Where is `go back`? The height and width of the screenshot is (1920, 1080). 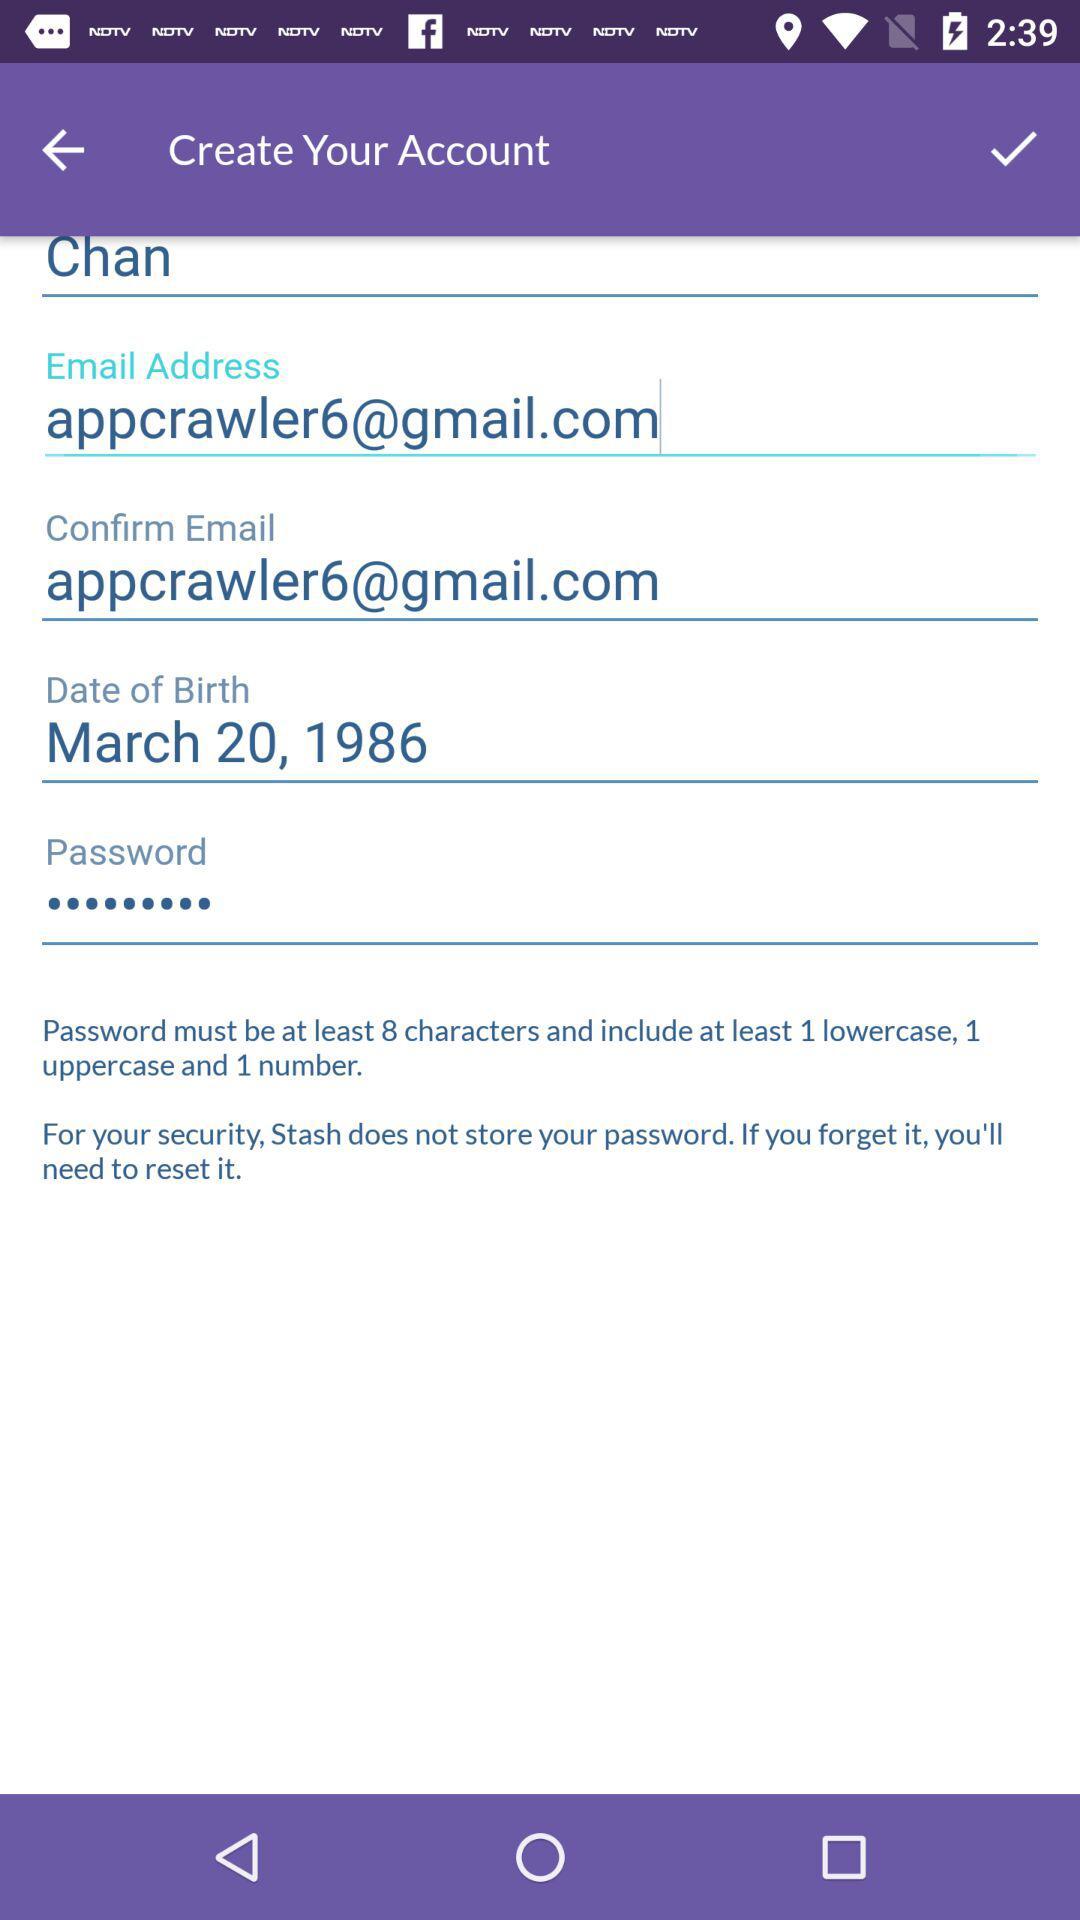 go back is located at coordinates (61, 148).